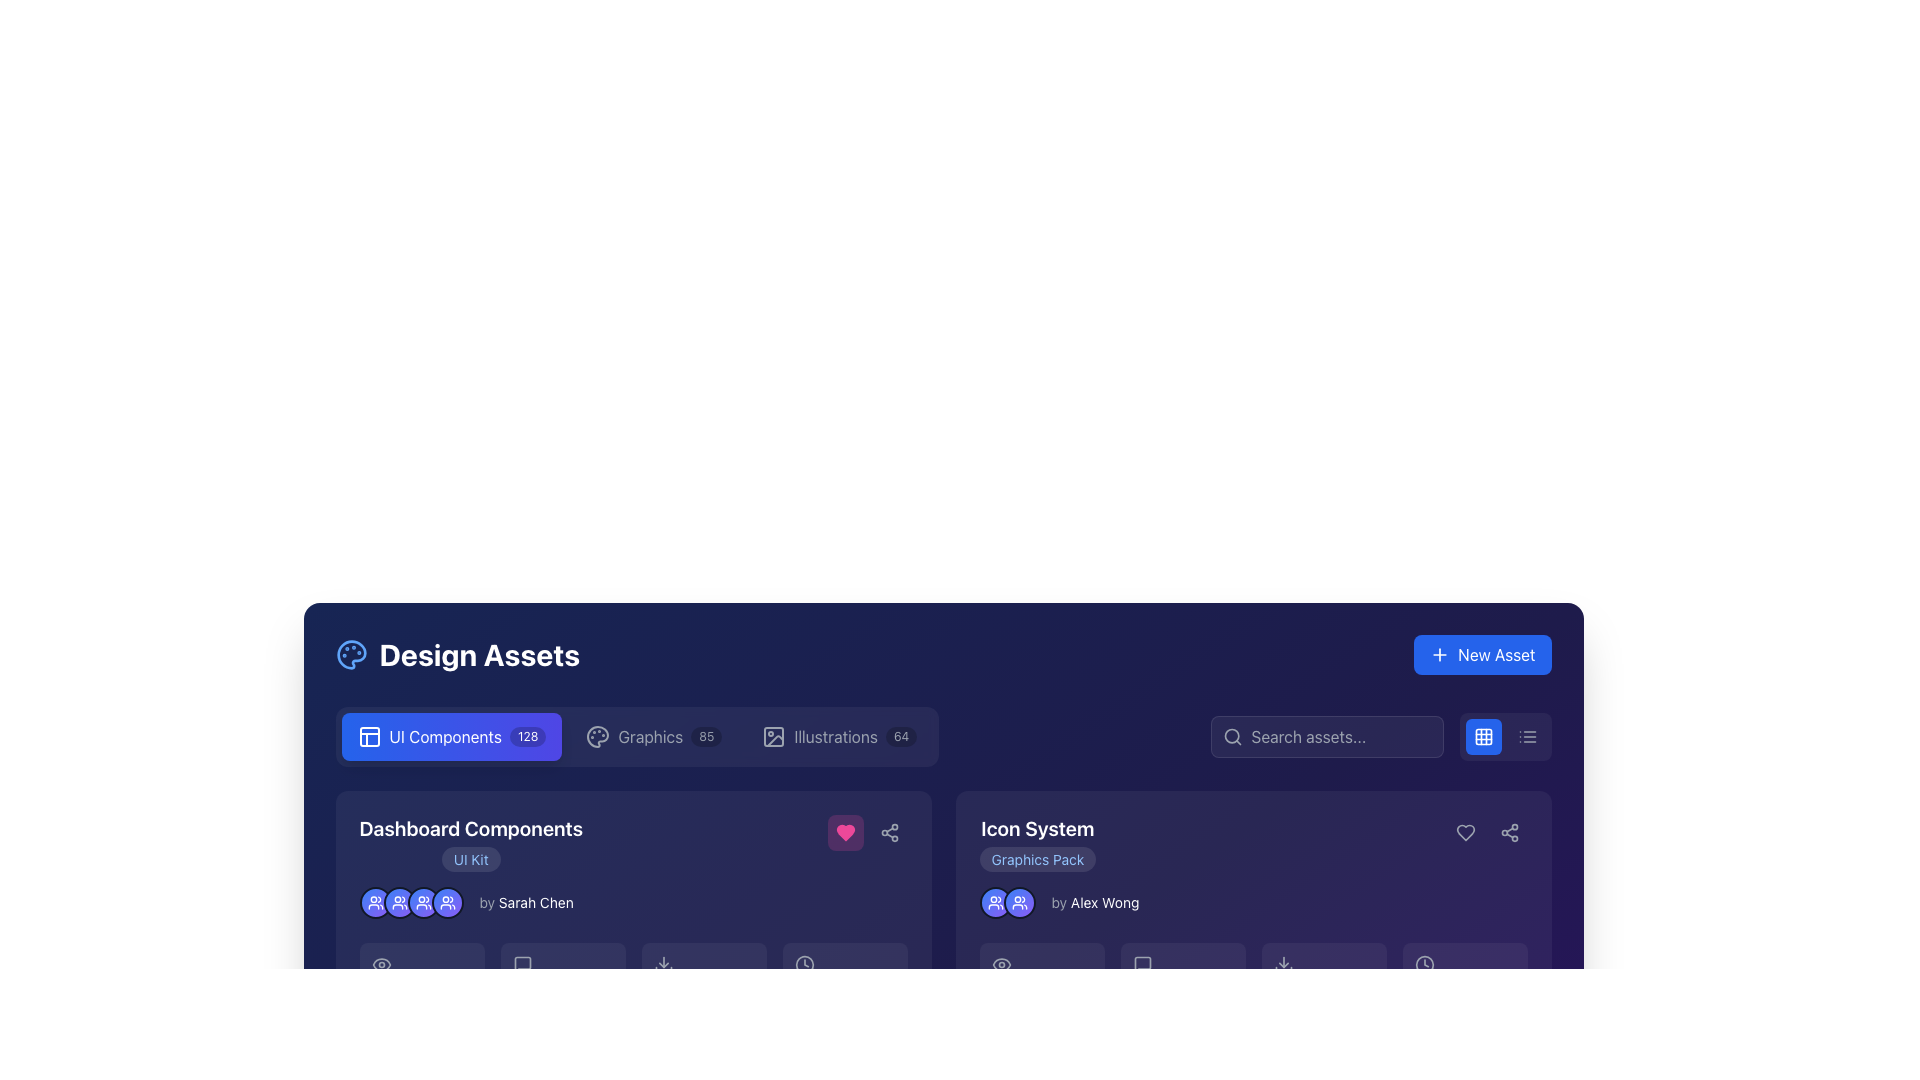  I want to click on the small rounded badge displaying the number '85', which is part of the 'Graphics' tab section and positioned to the far right, near other similar numeric badges, so click(706, 736).